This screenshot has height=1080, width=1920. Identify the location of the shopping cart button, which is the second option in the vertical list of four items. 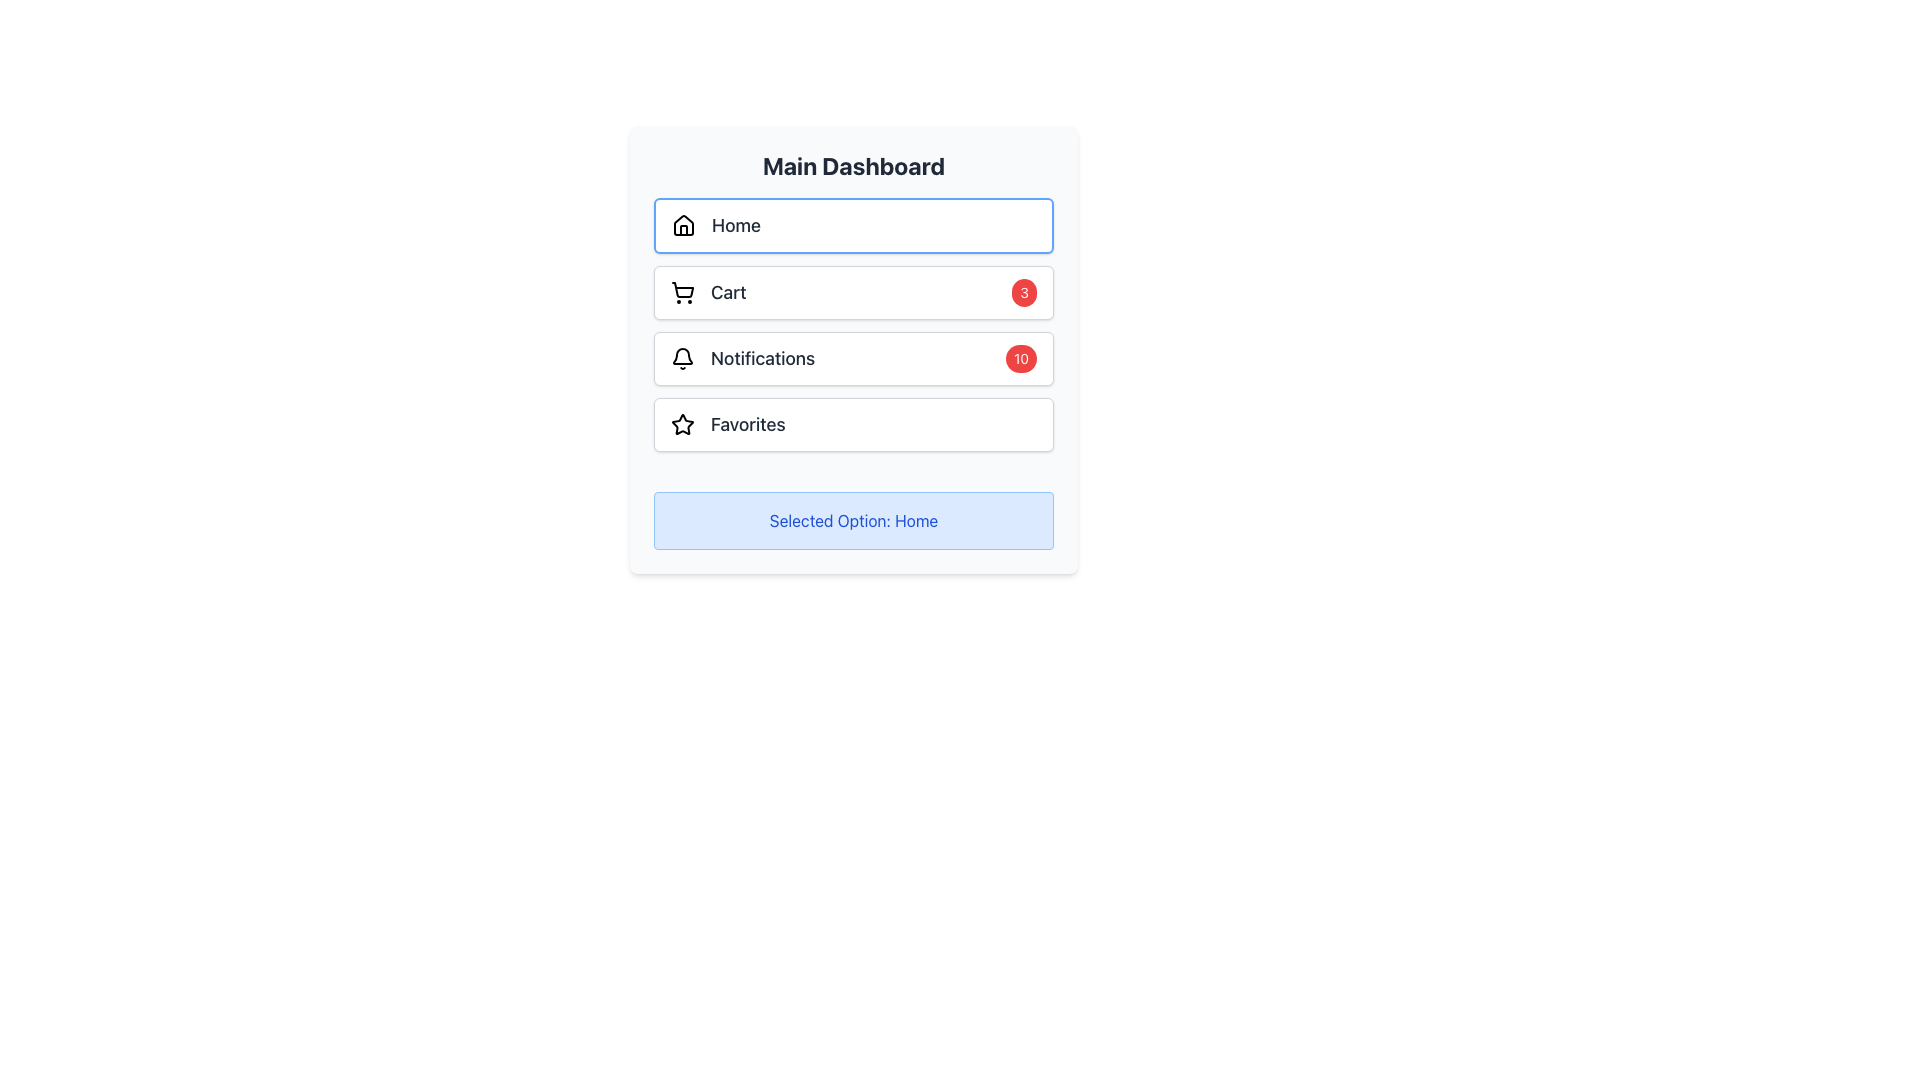
(854, 293).